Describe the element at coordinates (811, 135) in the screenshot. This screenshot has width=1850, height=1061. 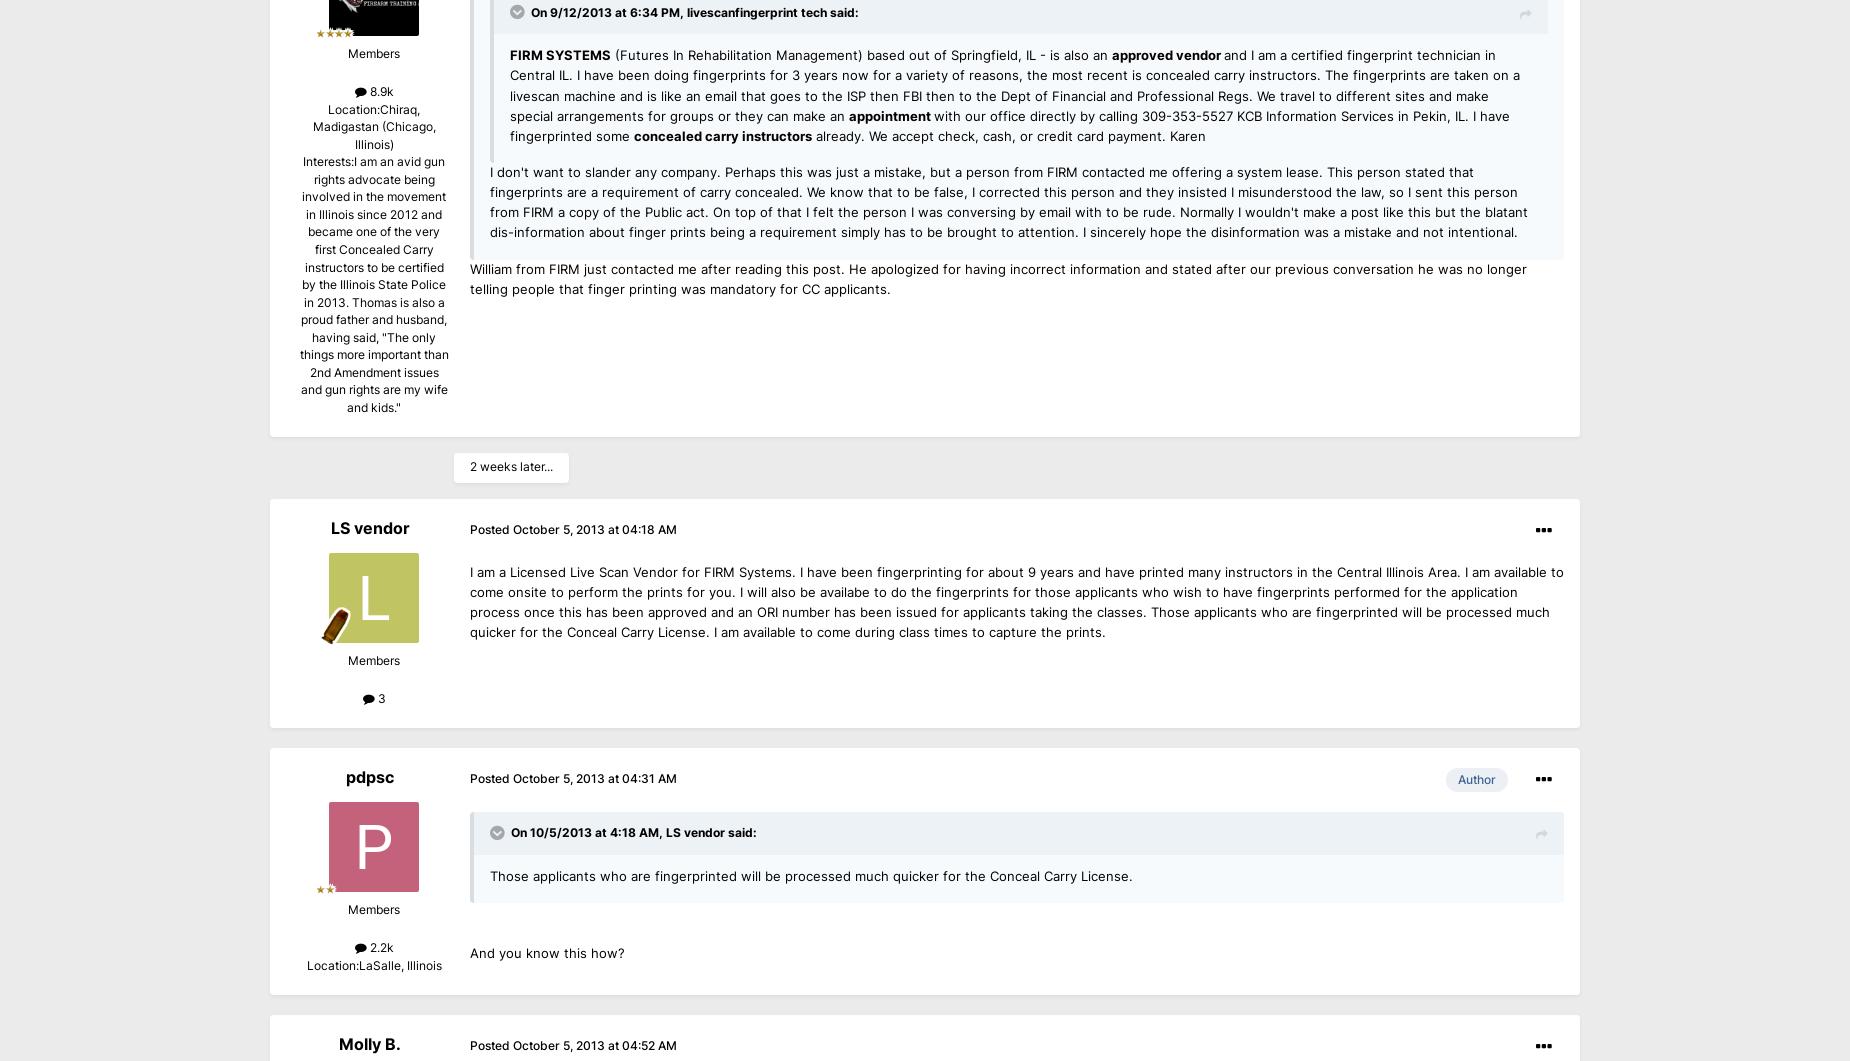
I see `'already.  We accept check, cash, or credit card payment.  Karen'` at that location.